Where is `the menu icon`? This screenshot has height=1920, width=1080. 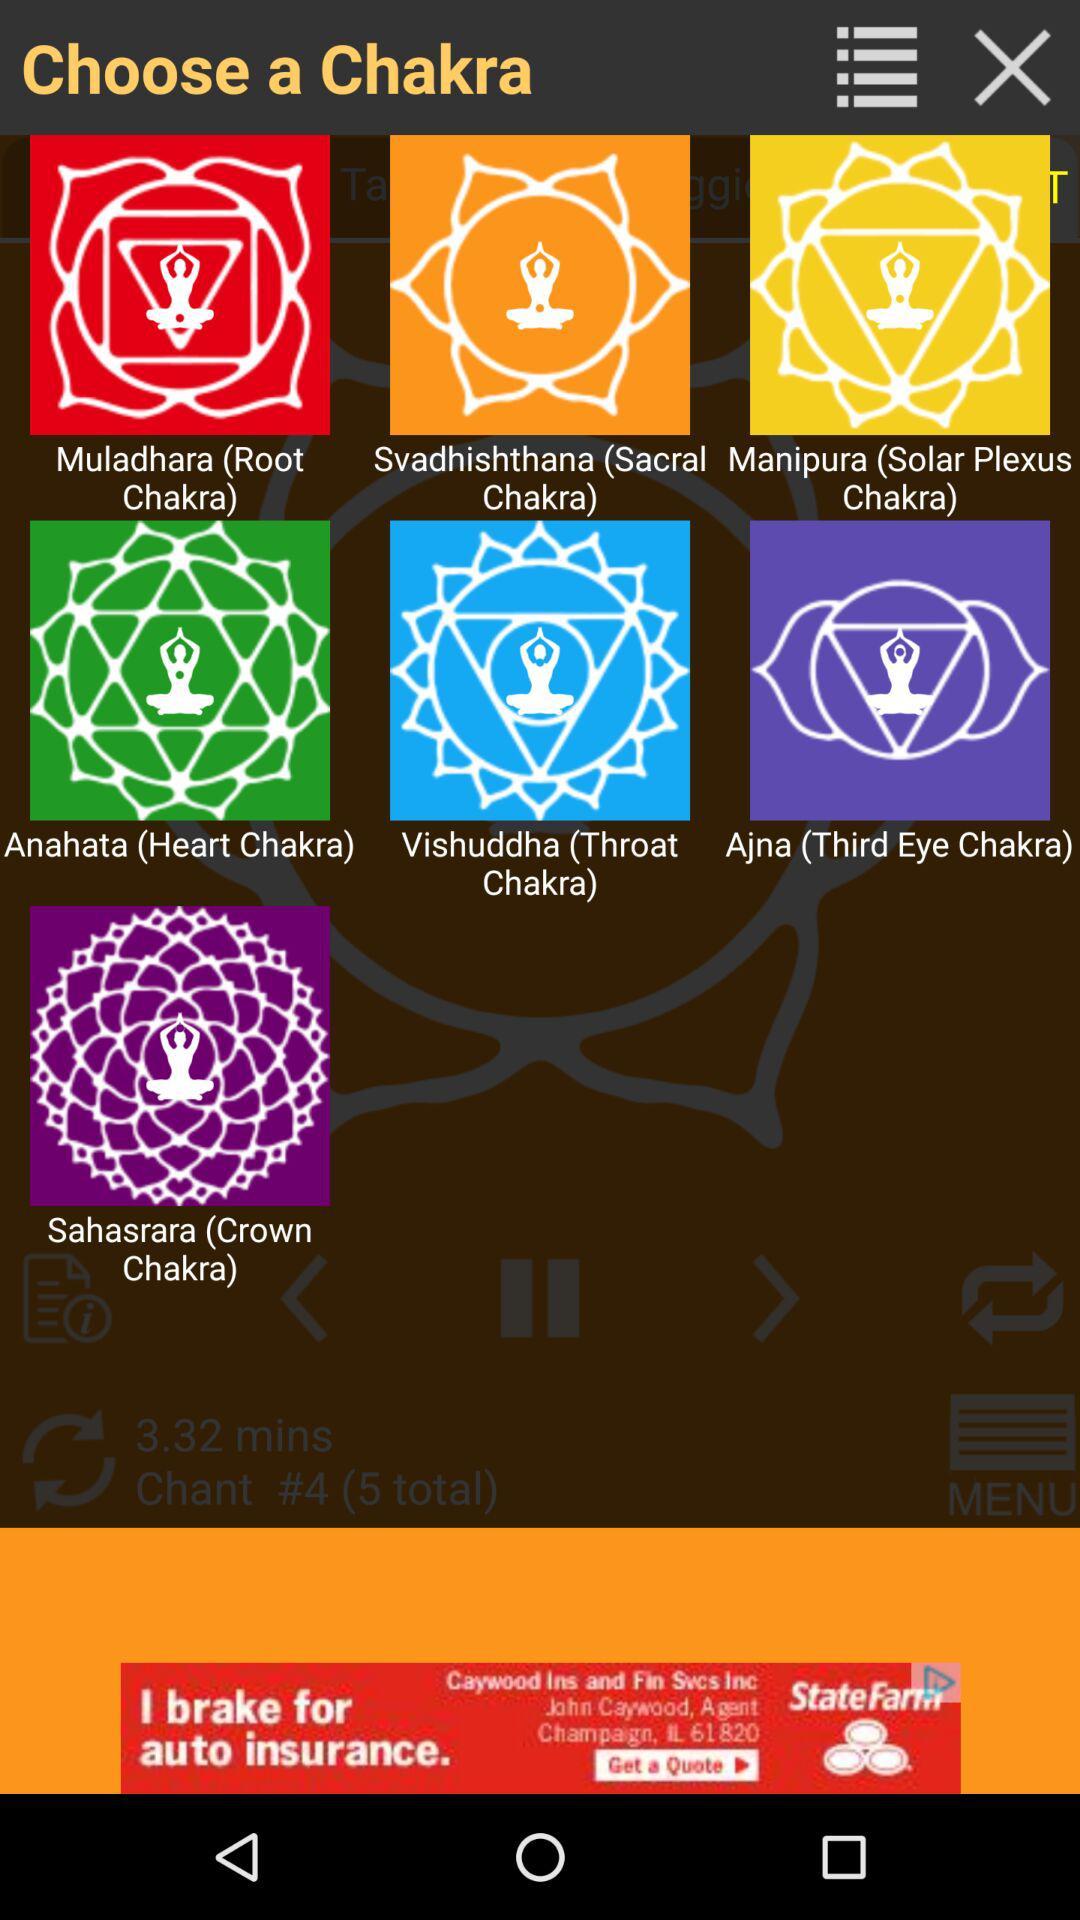
the menu icon is located at coordinates (1012, 1561).